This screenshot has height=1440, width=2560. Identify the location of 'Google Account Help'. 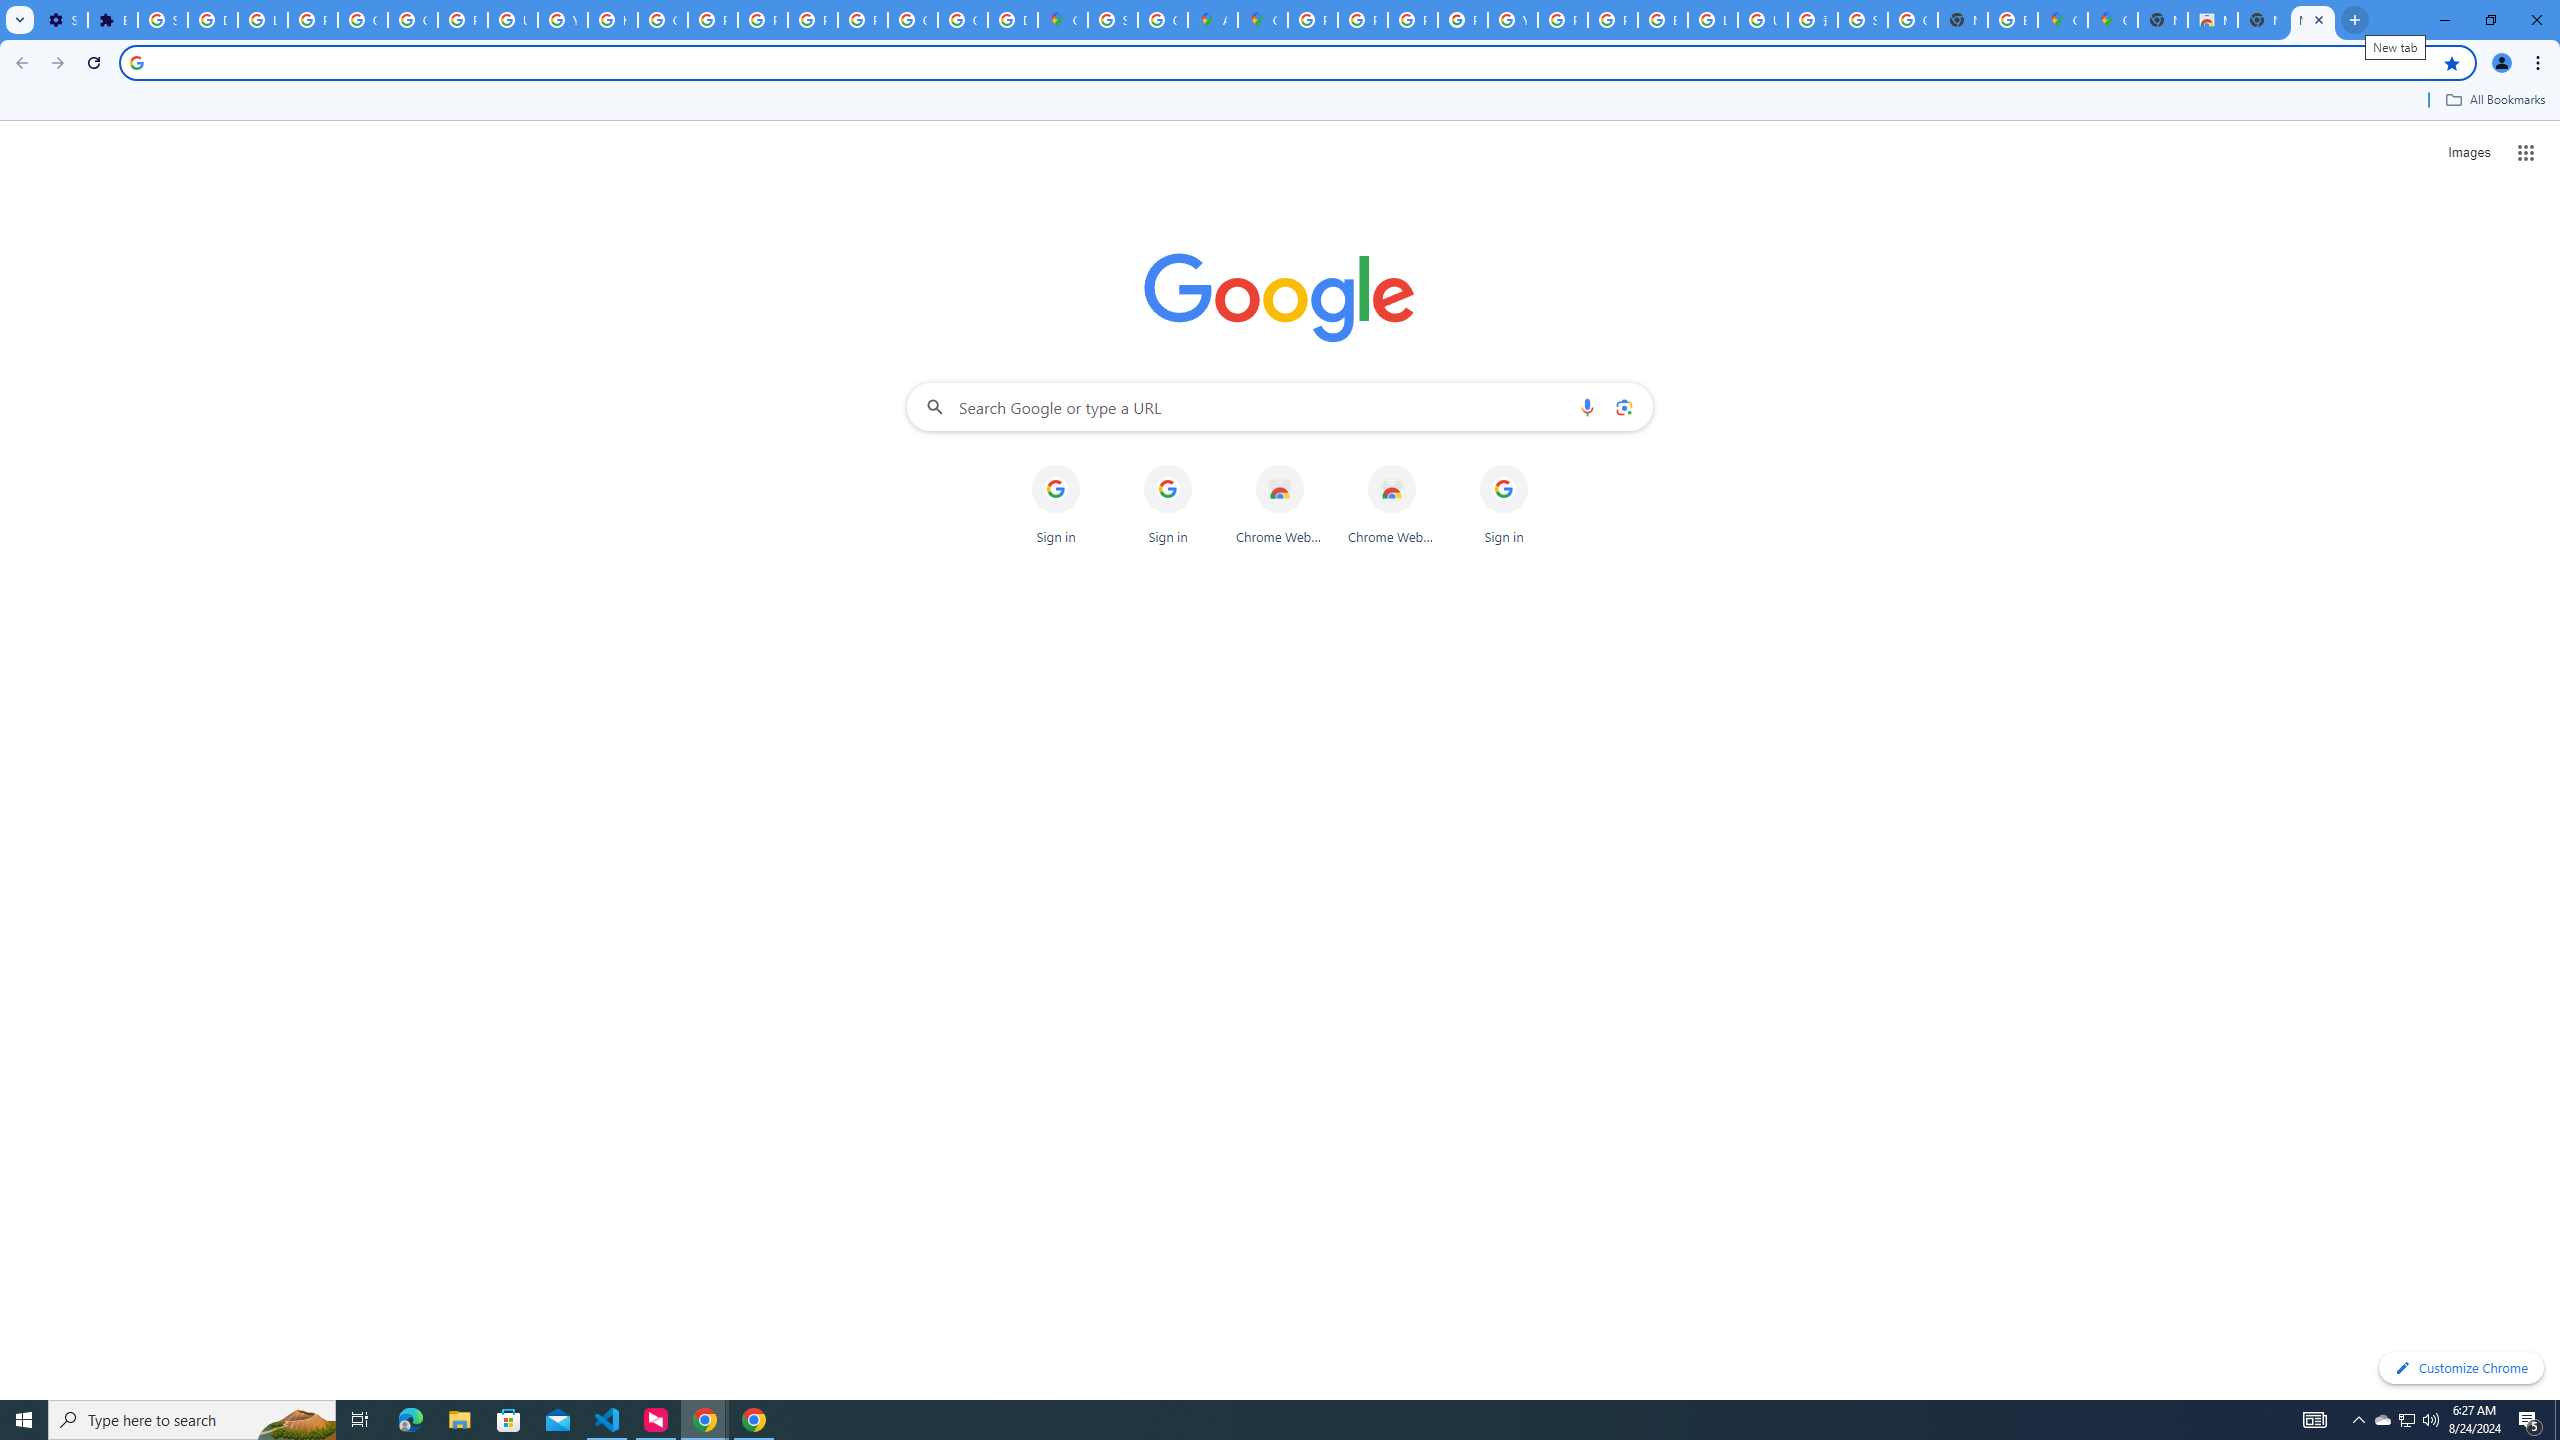
(362, 19).